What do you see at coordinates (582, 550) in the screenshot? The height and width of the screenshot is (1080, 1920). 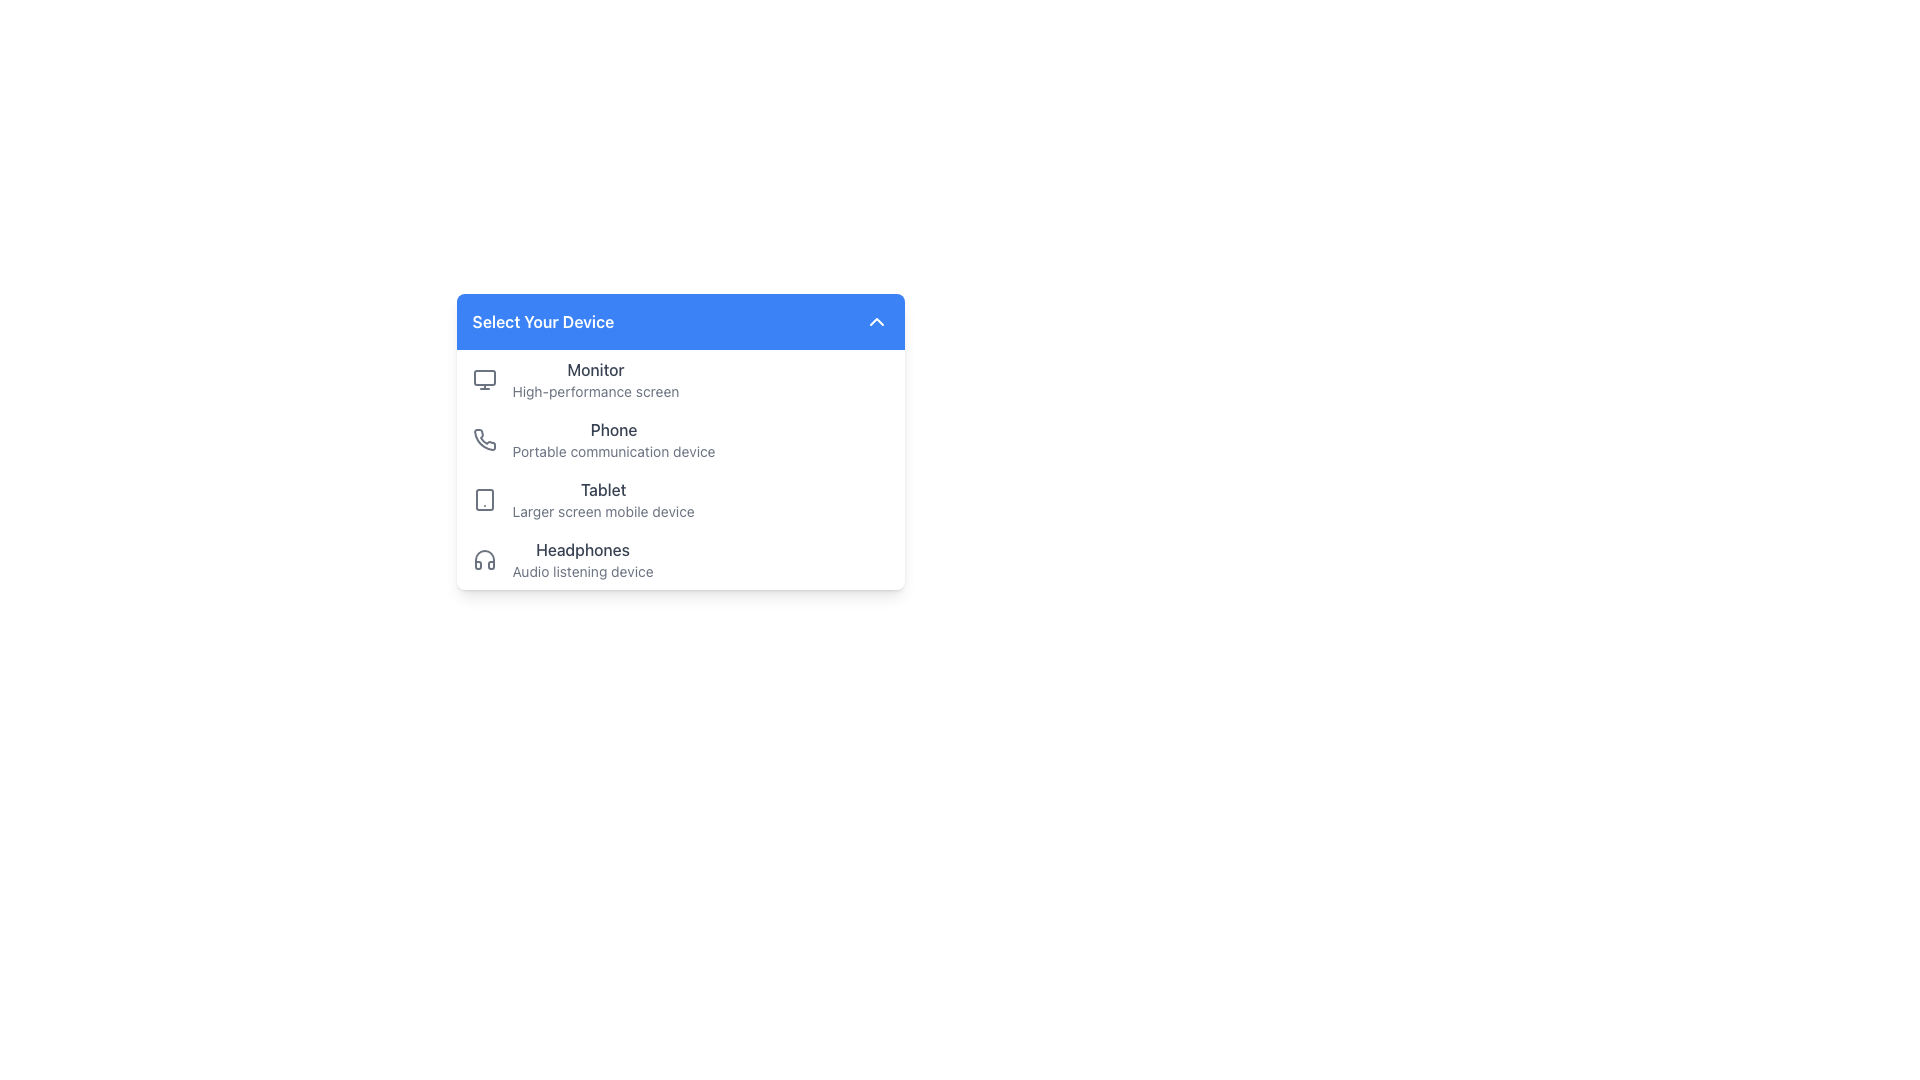 I see `text label 'Headphones' located in the dropdown menu under 'Select Your Device'` at bounding box center [582, 550].